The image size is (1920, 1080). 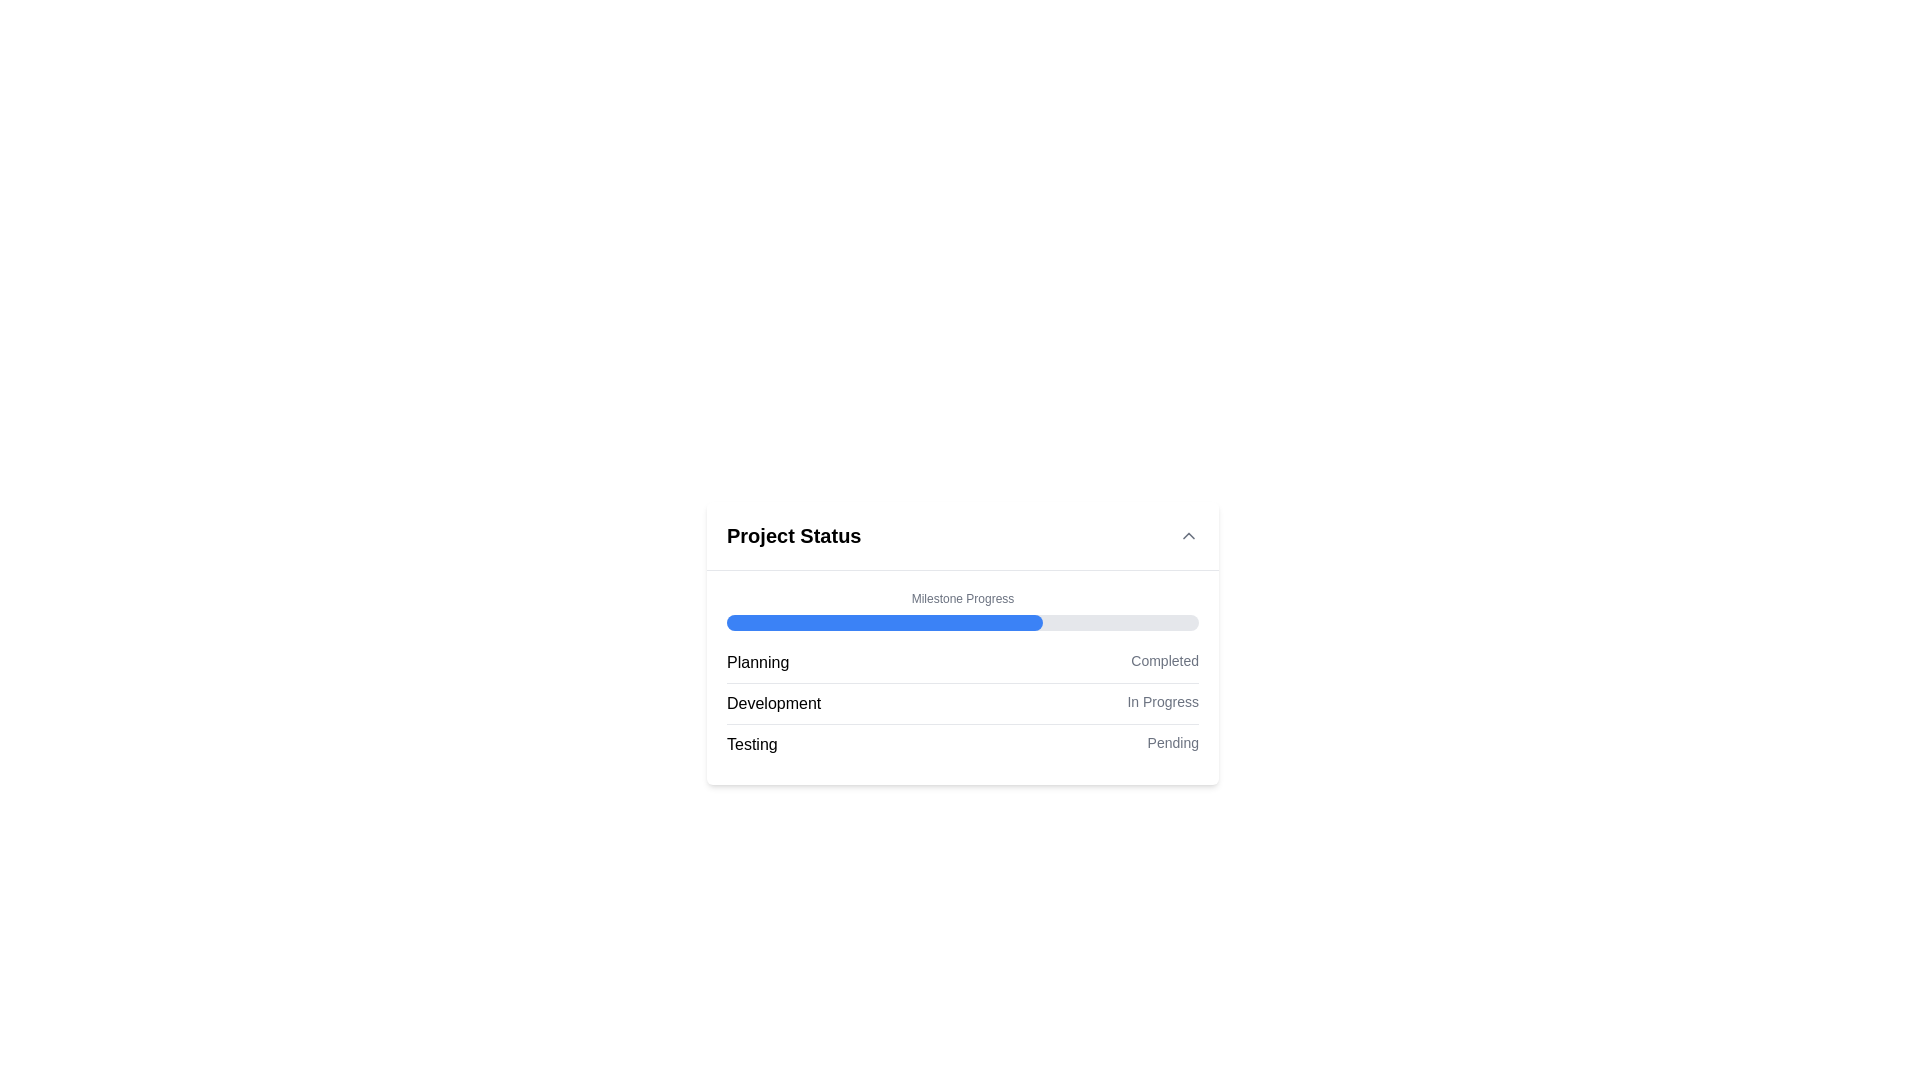 I want to click on the third item in the vertically arranged list of milestones indicating the status of the 'Testing' milestone, which is currently 'Pending.', so click(x=963, y=744).